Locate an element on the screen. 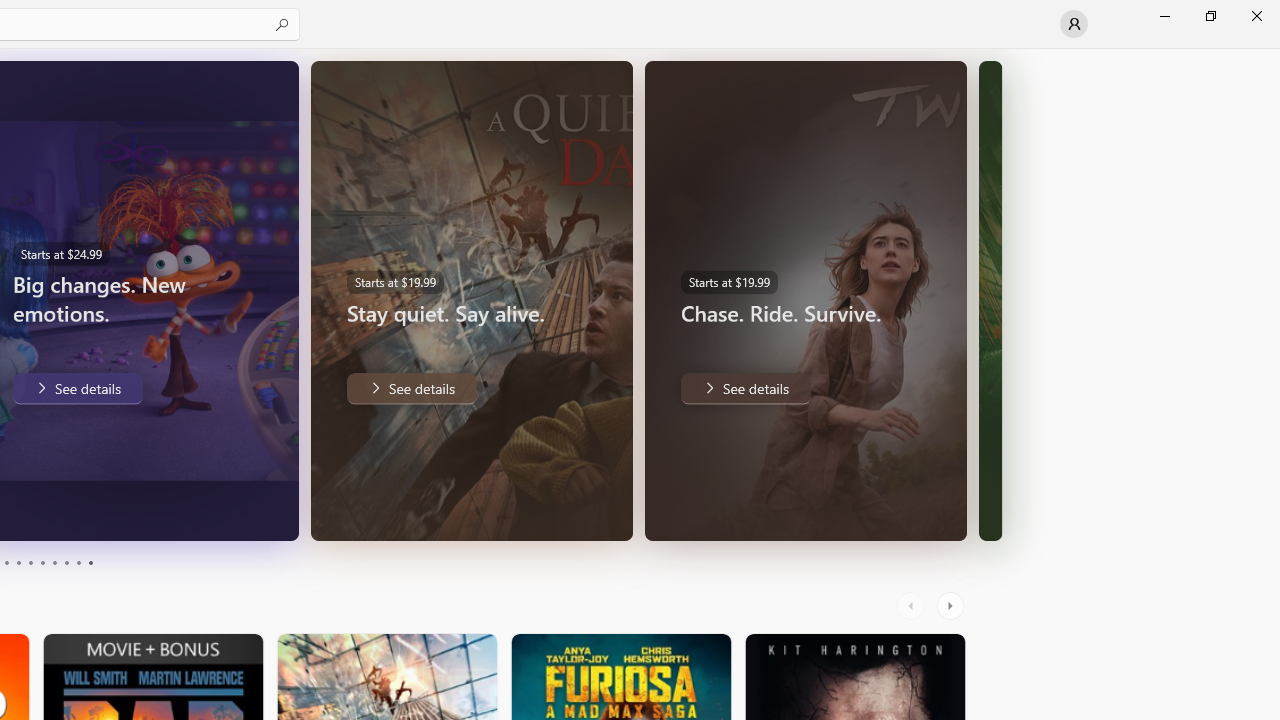 Image resolution: width=1280 pixels, height=720 pixels. 'Page 6' is located at coordinates (42, 563).